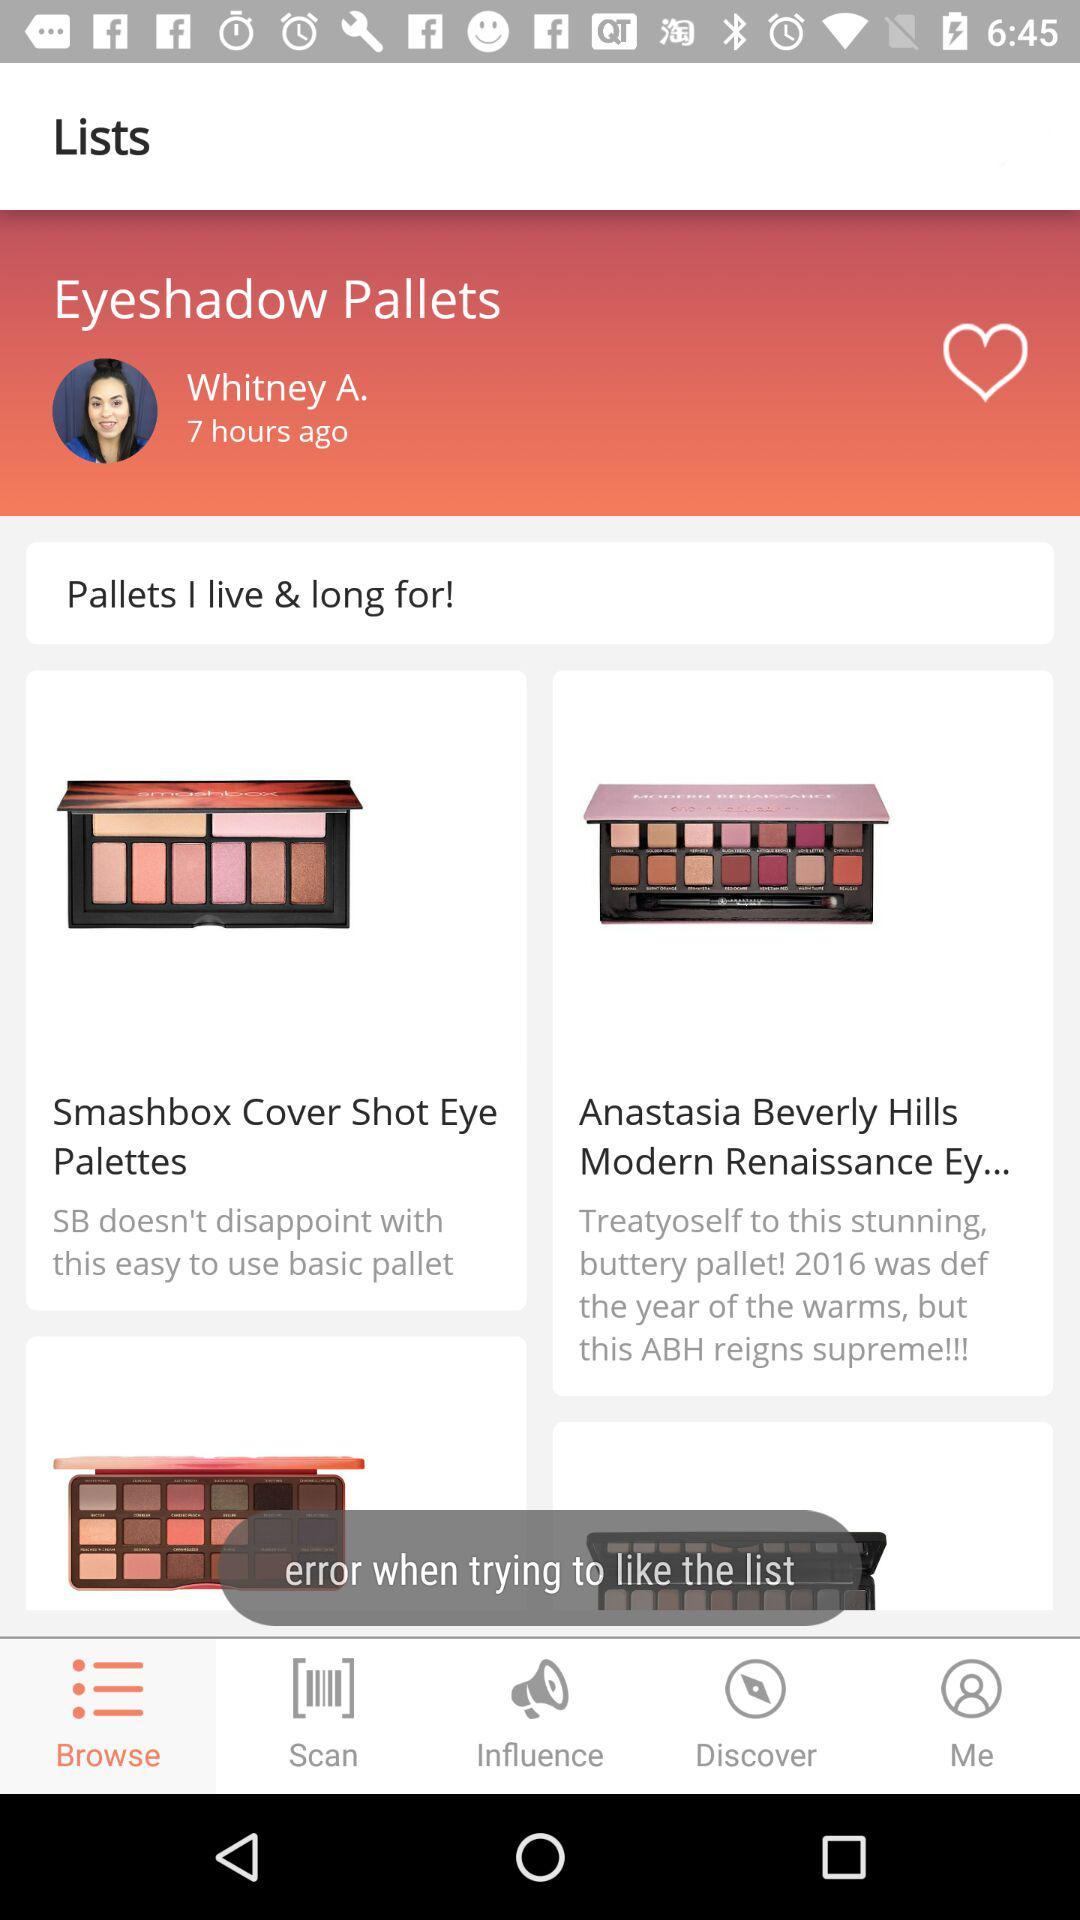  What do you see at coordinates (984, 363) in the screenshot?
I see `like button` at bounding box center [984, 363].